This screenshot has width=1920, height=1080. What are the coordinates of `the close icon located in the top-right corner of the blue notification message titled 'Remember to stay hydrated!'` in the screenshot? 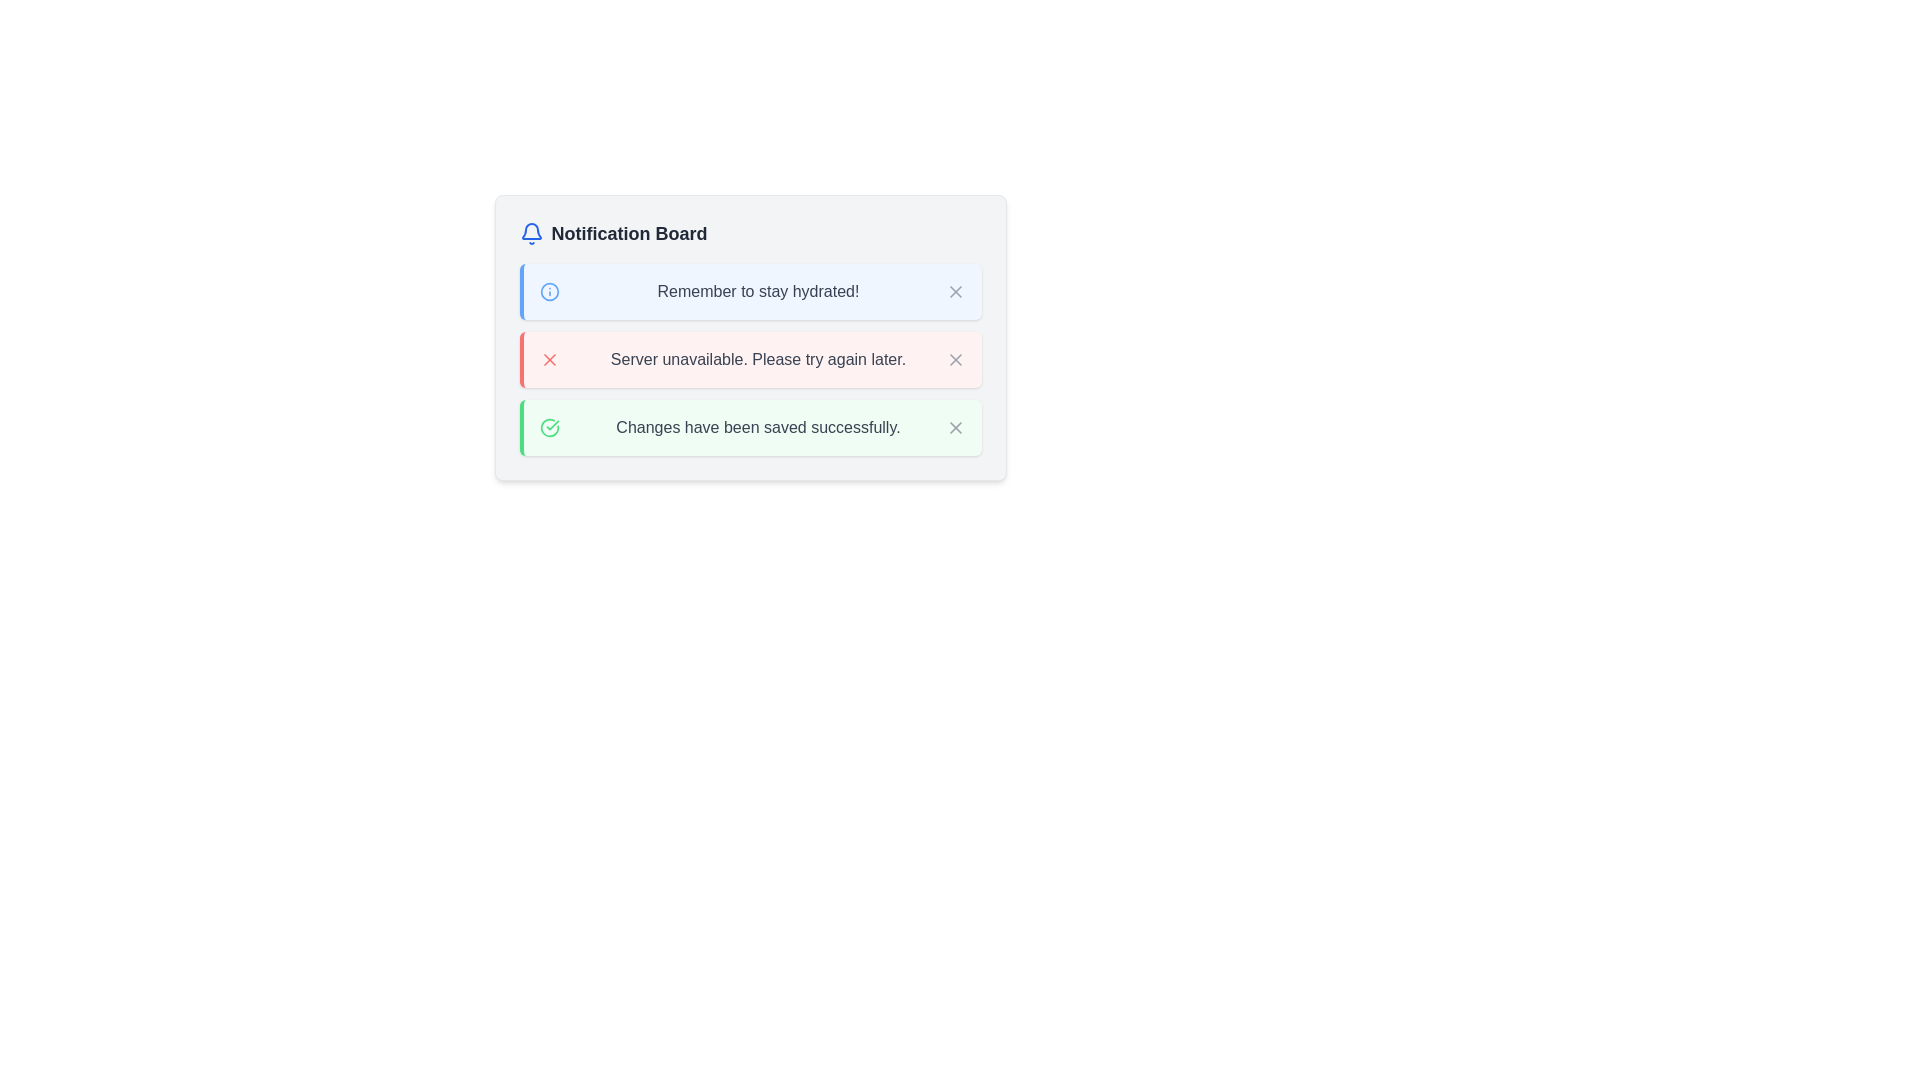 It's located at (954, 292).